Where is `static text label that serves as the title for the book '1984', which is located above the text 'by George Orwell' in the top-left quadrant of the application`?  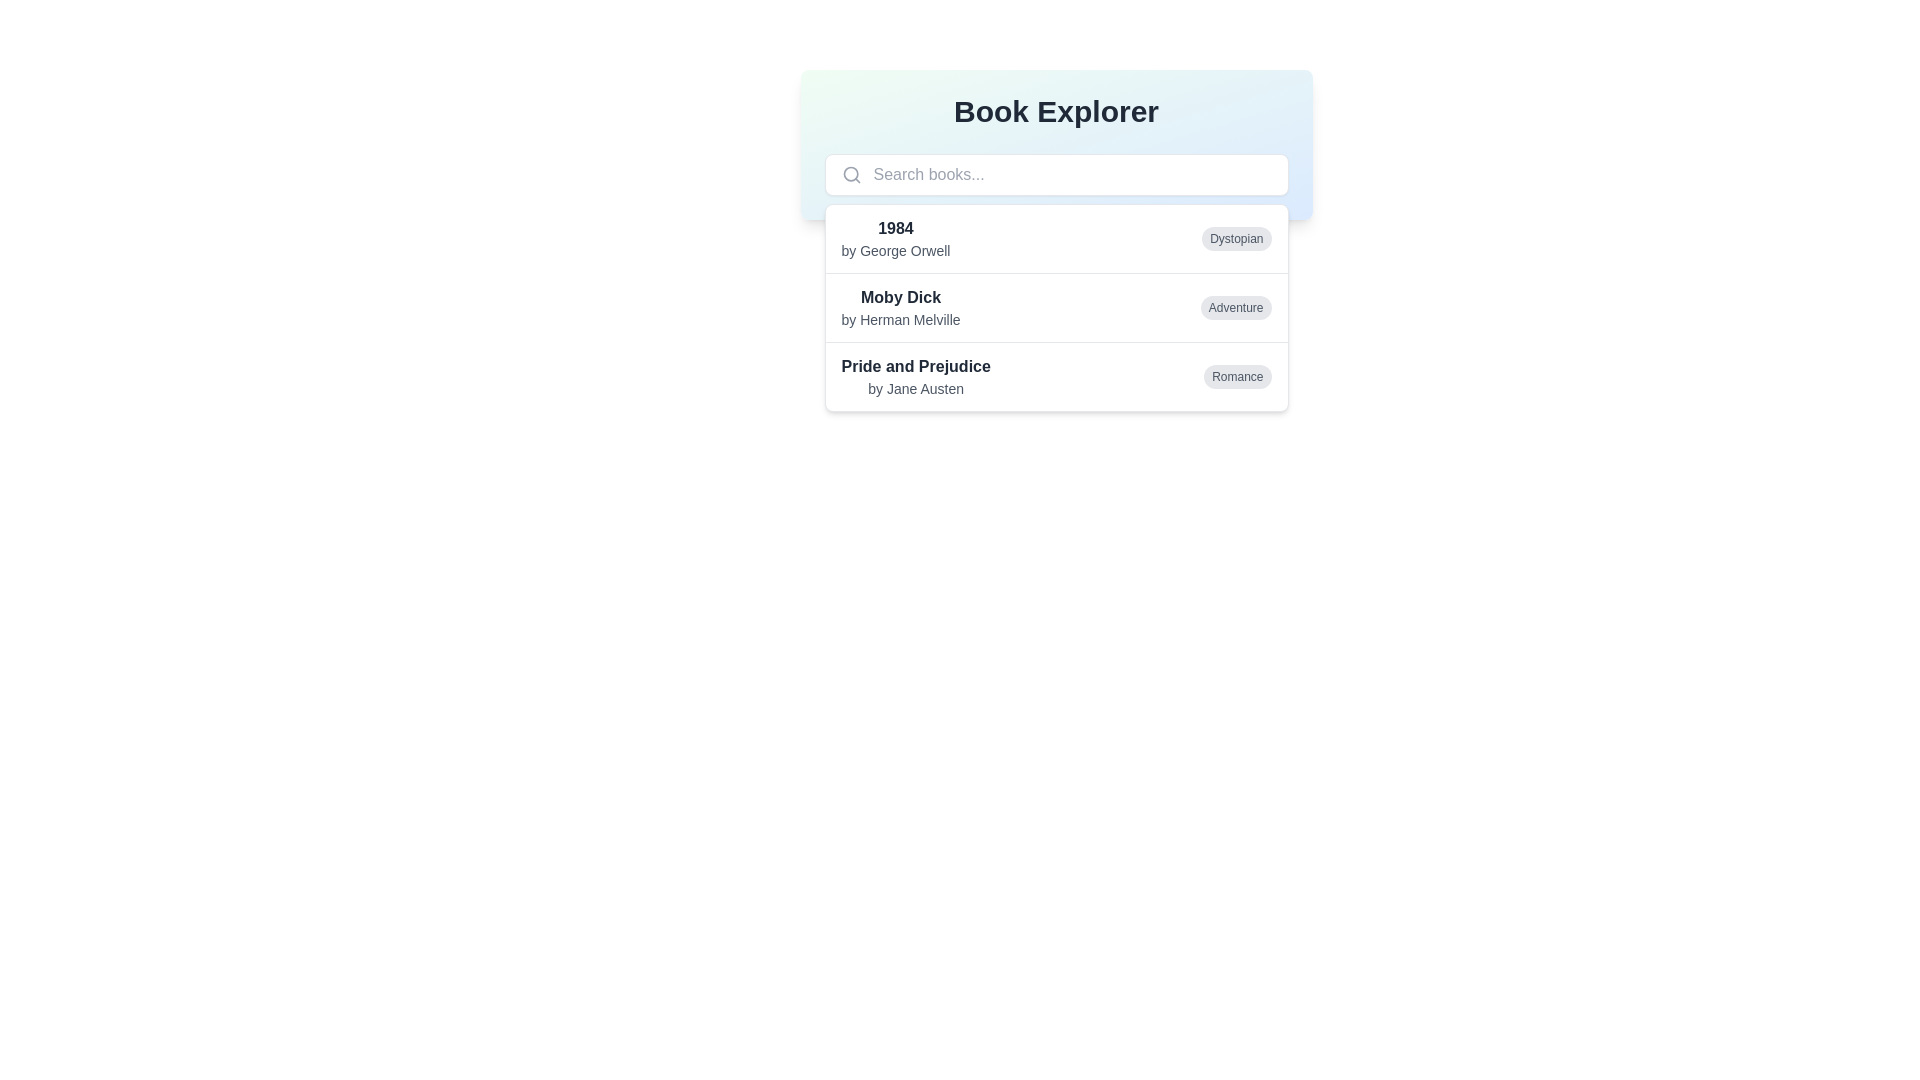 static text label that serves as the title for the book '1984', which is located above the text 'by George Orwell' in the top-left quadrant of the application is located at coordinates (895, 227).